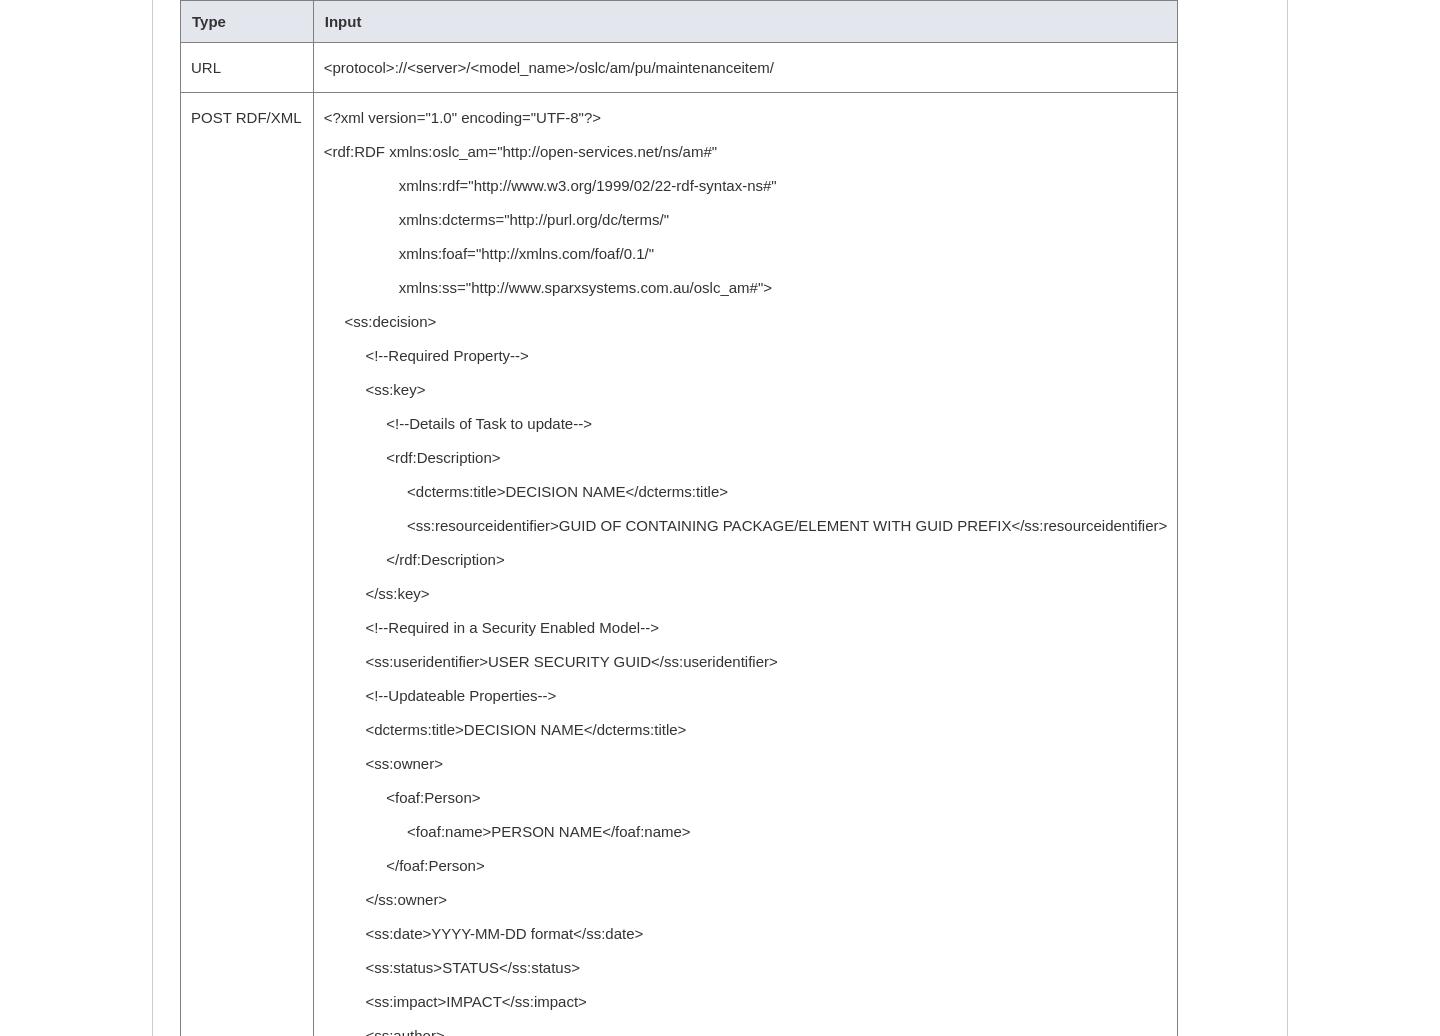 This screenshot has height=1036, width=1440. What do you see at coordinates (481, 933) in the screenshot?
I see `'<ss:date>YYYY-MM-DD format</ss:date>'` at bounding box center [481, 933].